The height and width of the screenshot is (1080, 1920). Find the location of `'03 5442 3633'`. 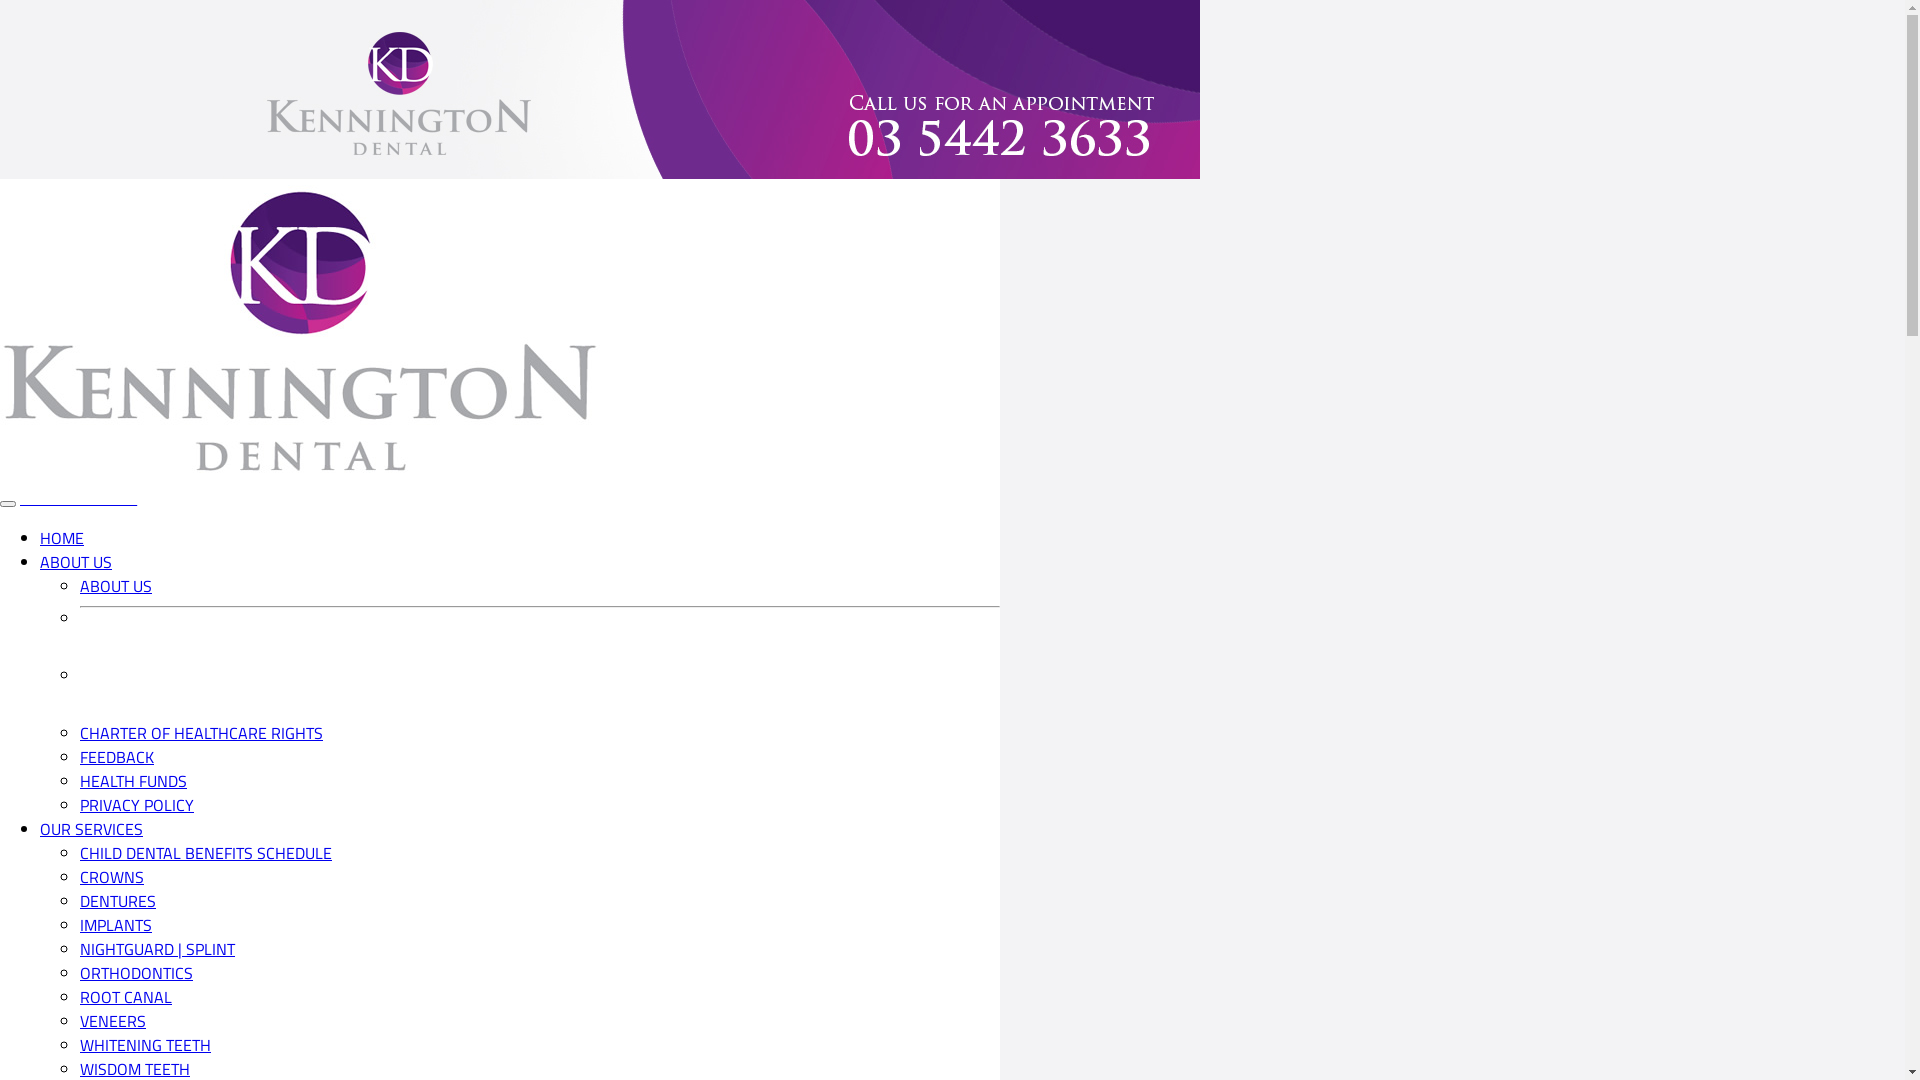

'03 5442 3633' is located at coordinates (78, 496).